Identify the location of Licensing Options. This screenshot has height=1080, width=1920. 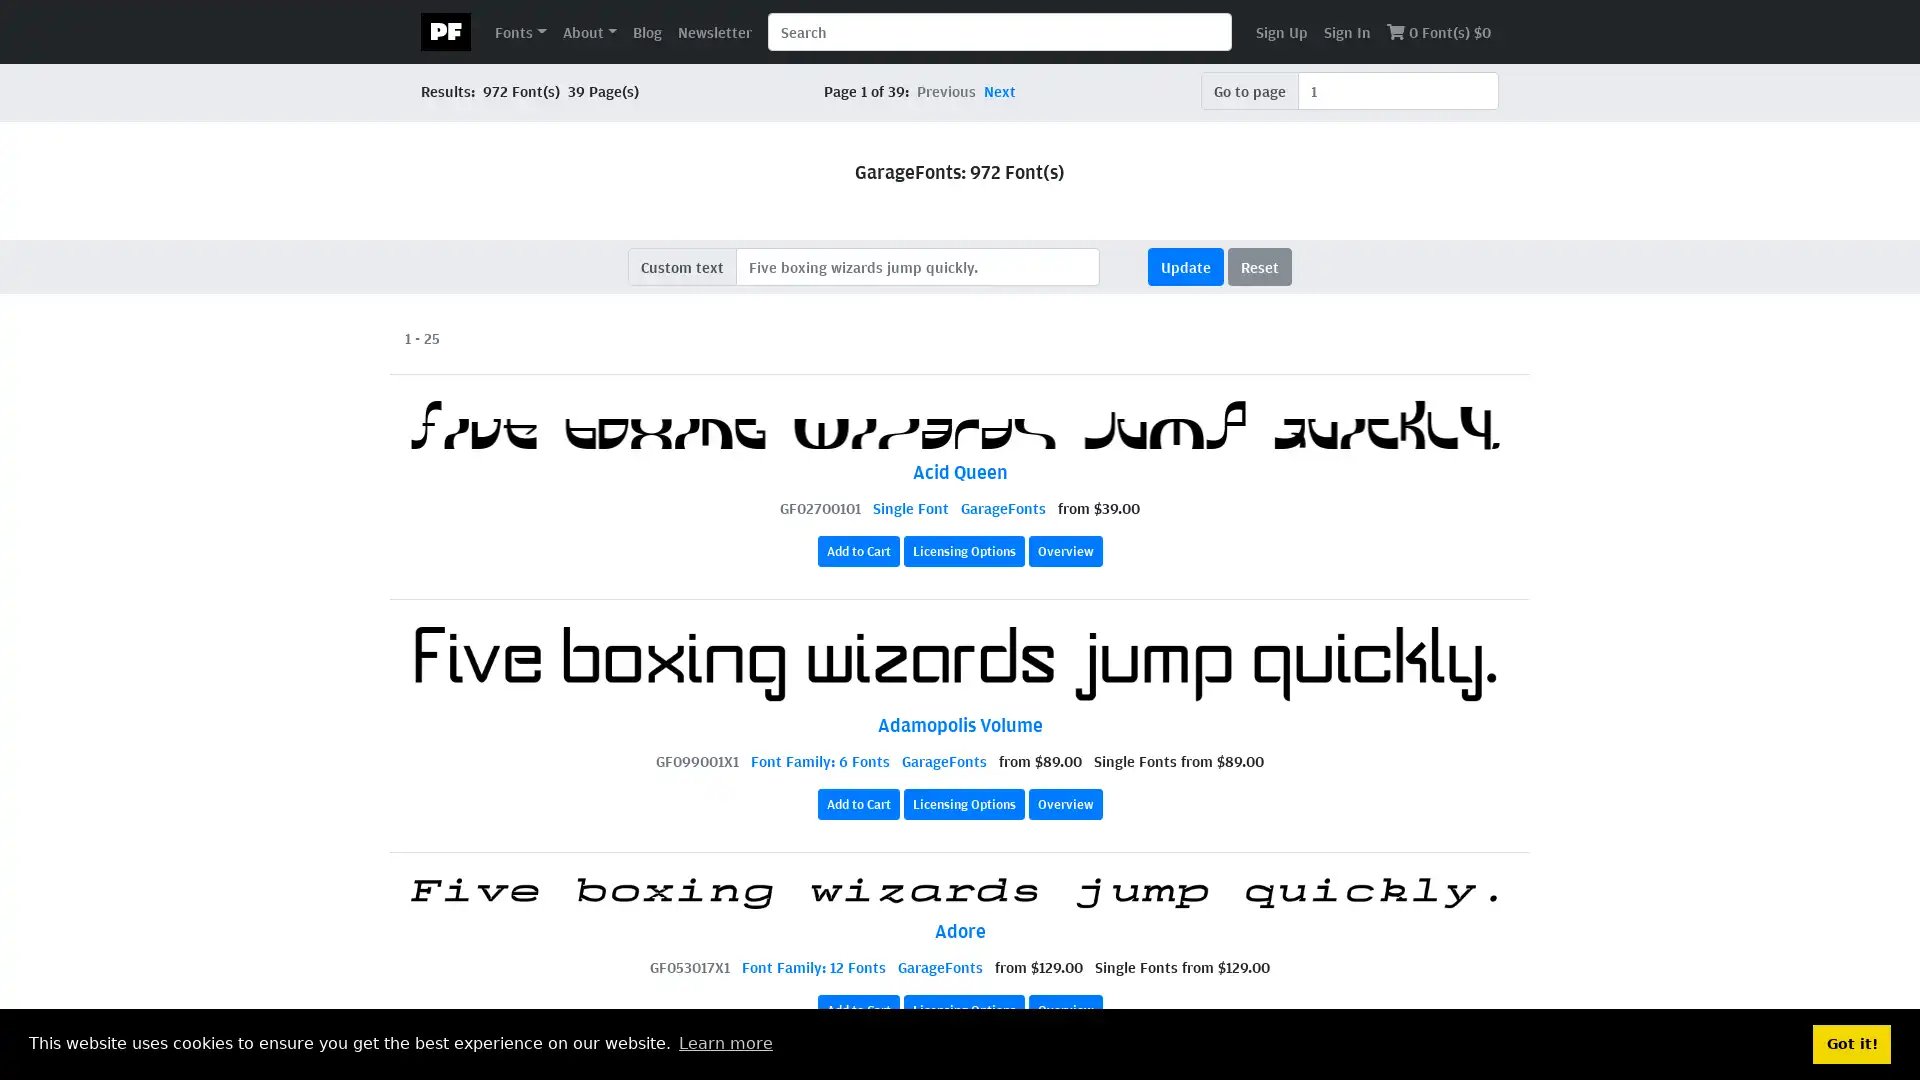
(963, 1009).